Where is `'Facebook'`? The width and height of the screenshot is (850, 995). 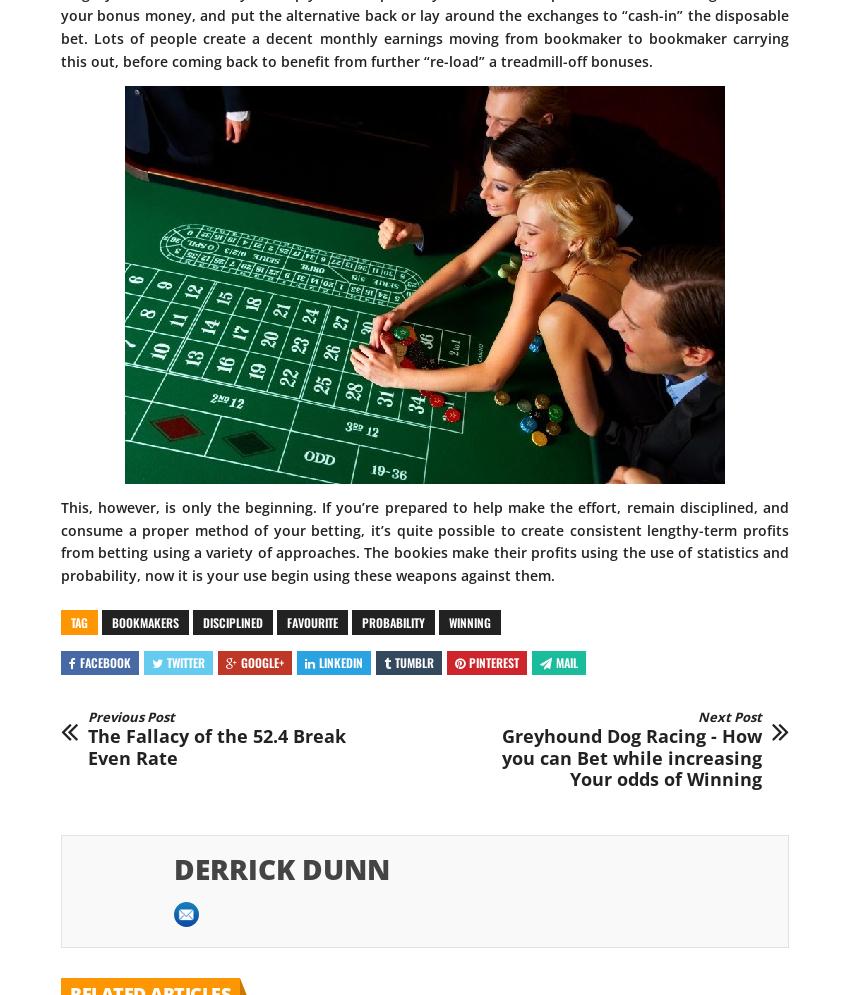
'Facebook' is located at coordinates (104, 660).